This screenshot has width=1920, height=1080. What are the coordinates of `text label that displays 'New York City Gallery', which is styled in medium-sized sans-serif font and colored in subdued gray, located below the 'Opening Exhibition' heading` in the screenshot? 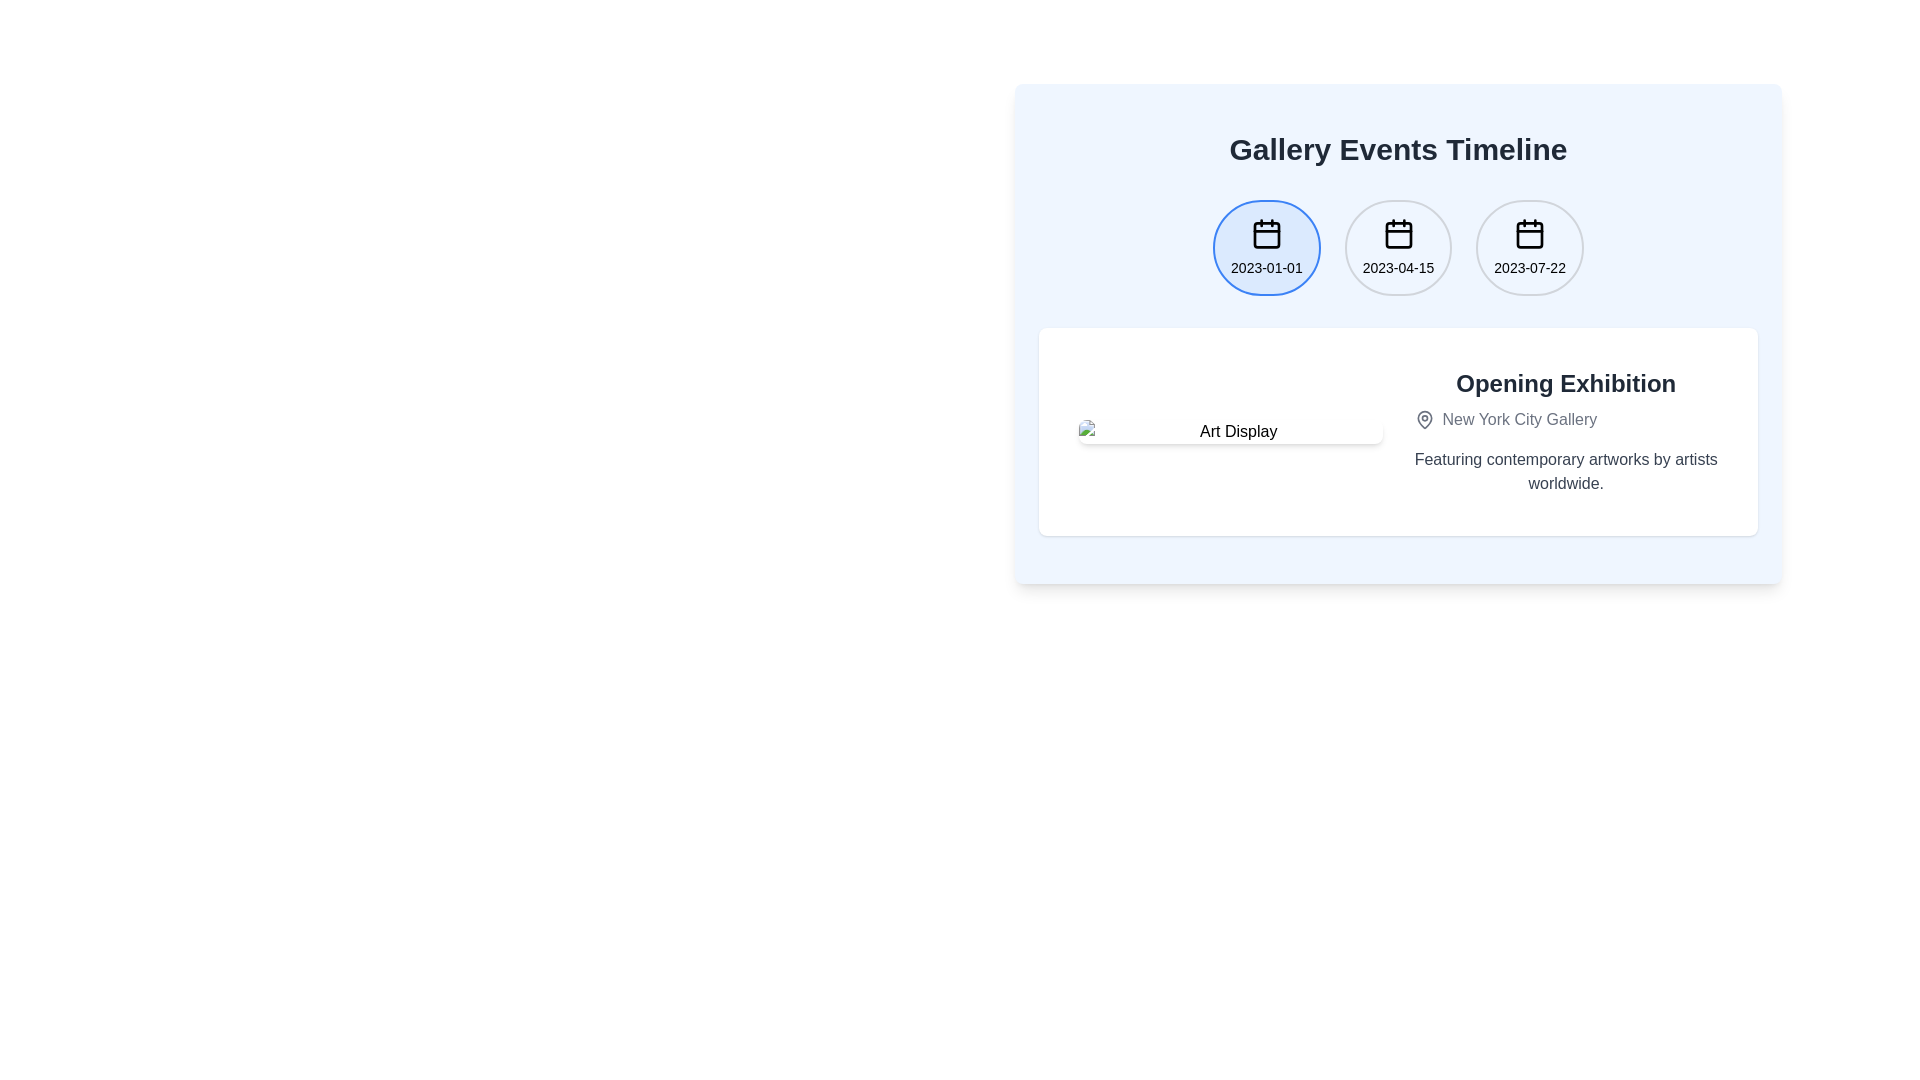 It's located at (1519, 419).